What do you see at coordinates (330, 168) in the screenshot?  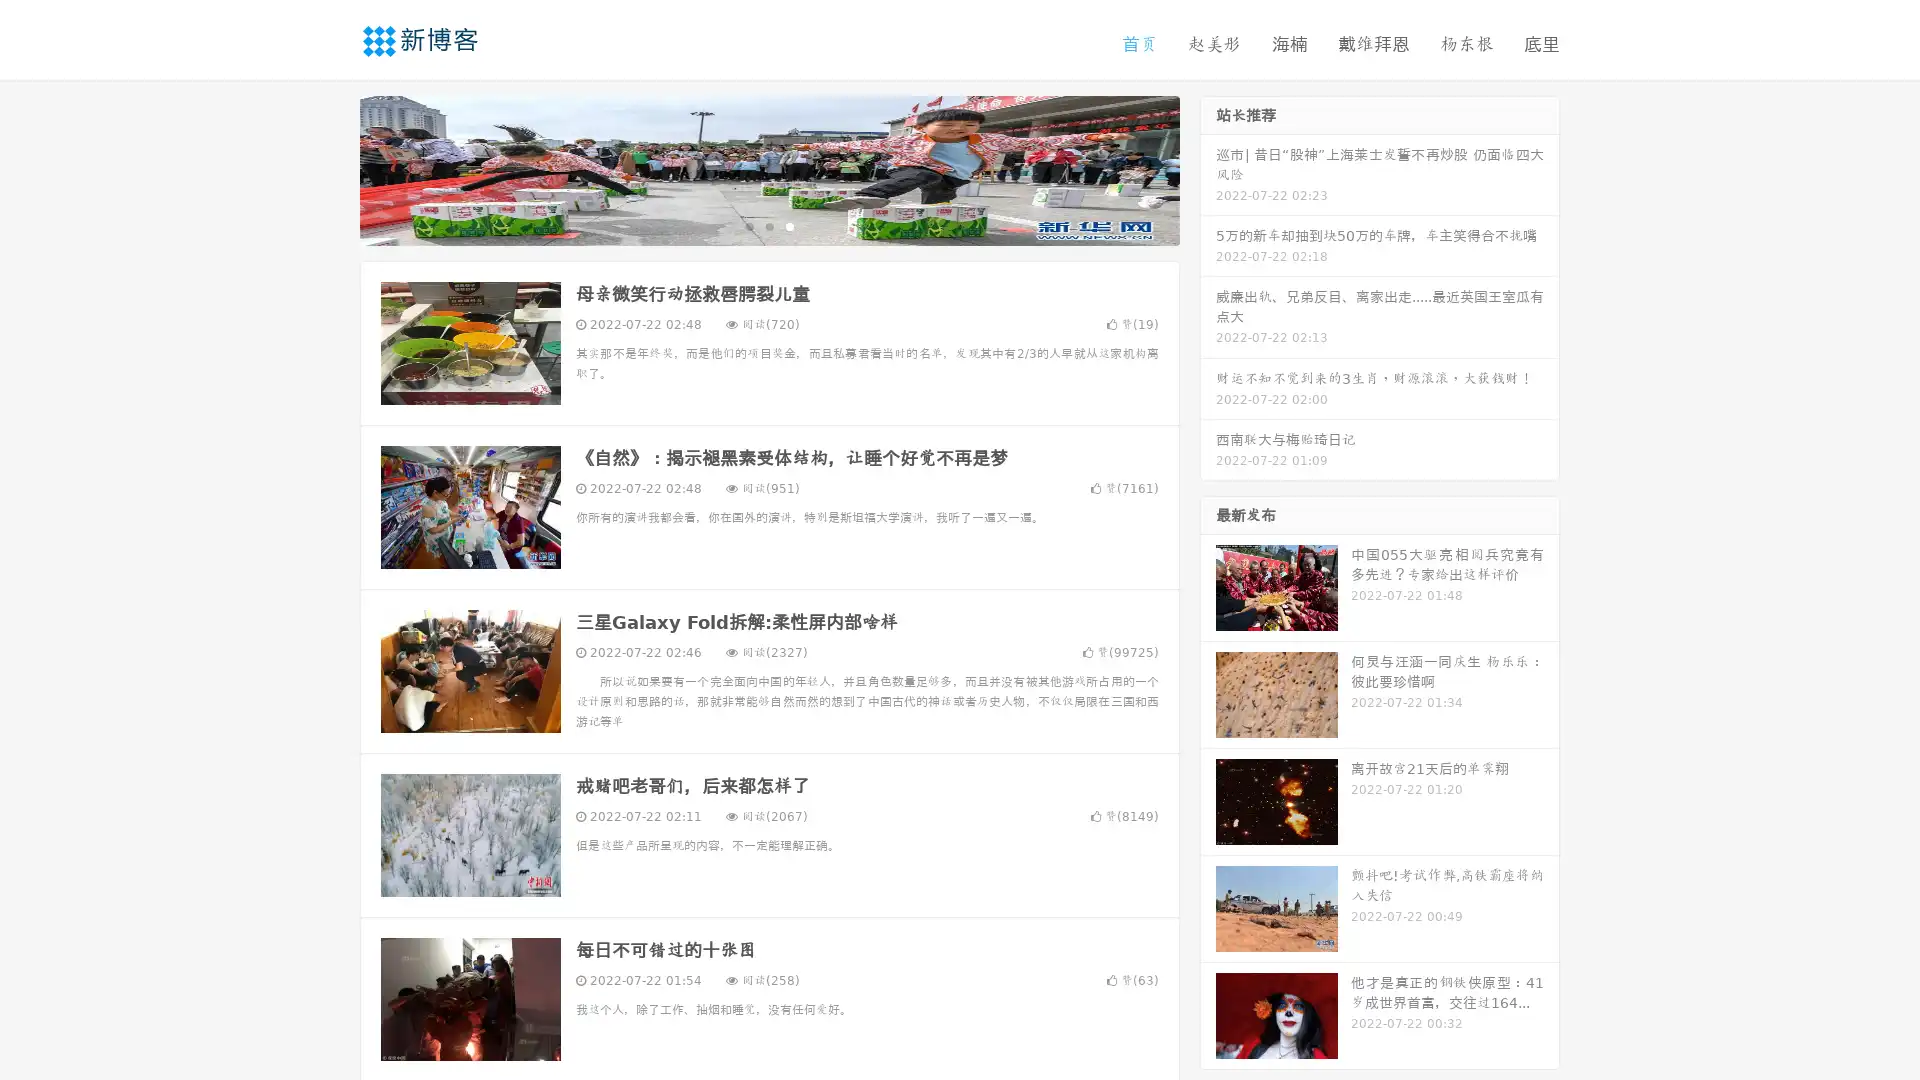 I see `Previous slide` at bounding box center [330, 168].